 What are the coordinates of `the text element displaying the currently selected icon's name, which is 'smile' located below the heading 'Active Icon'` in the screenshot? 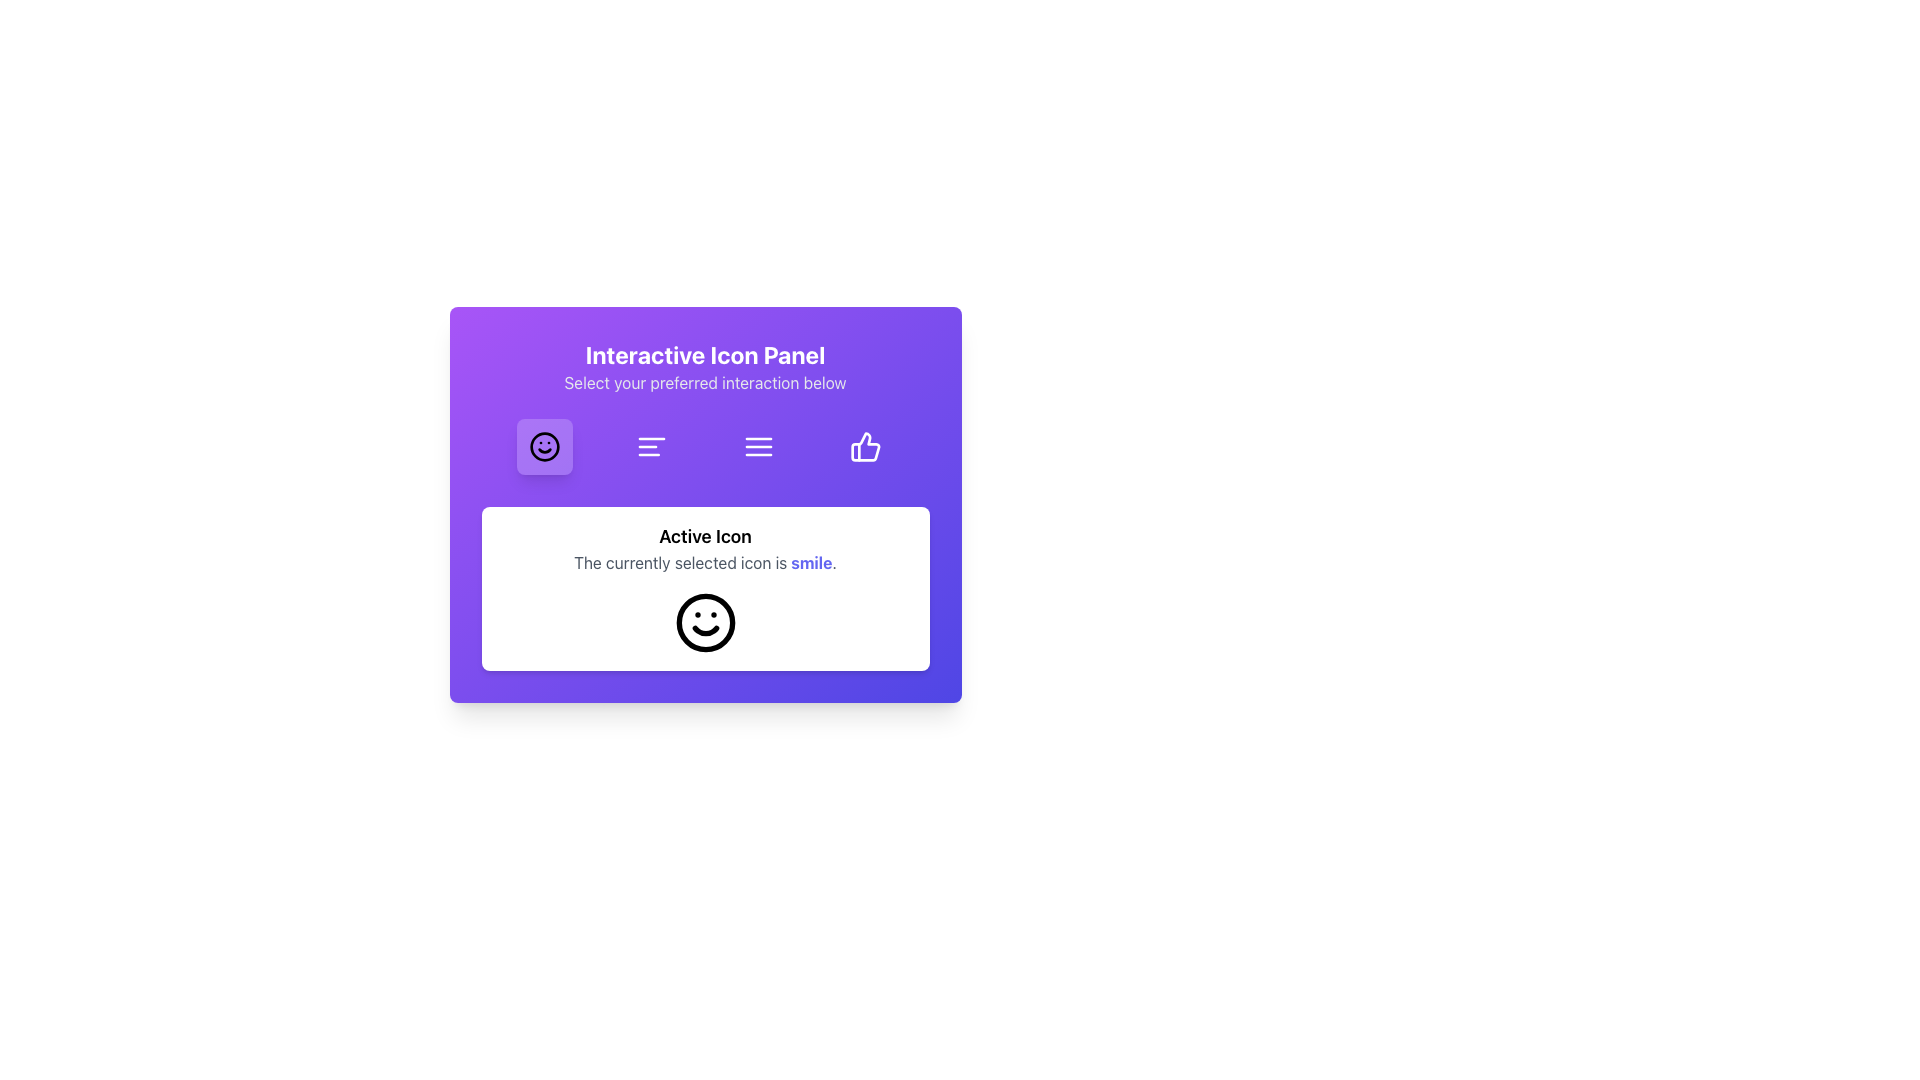 It's located at (809, 563).